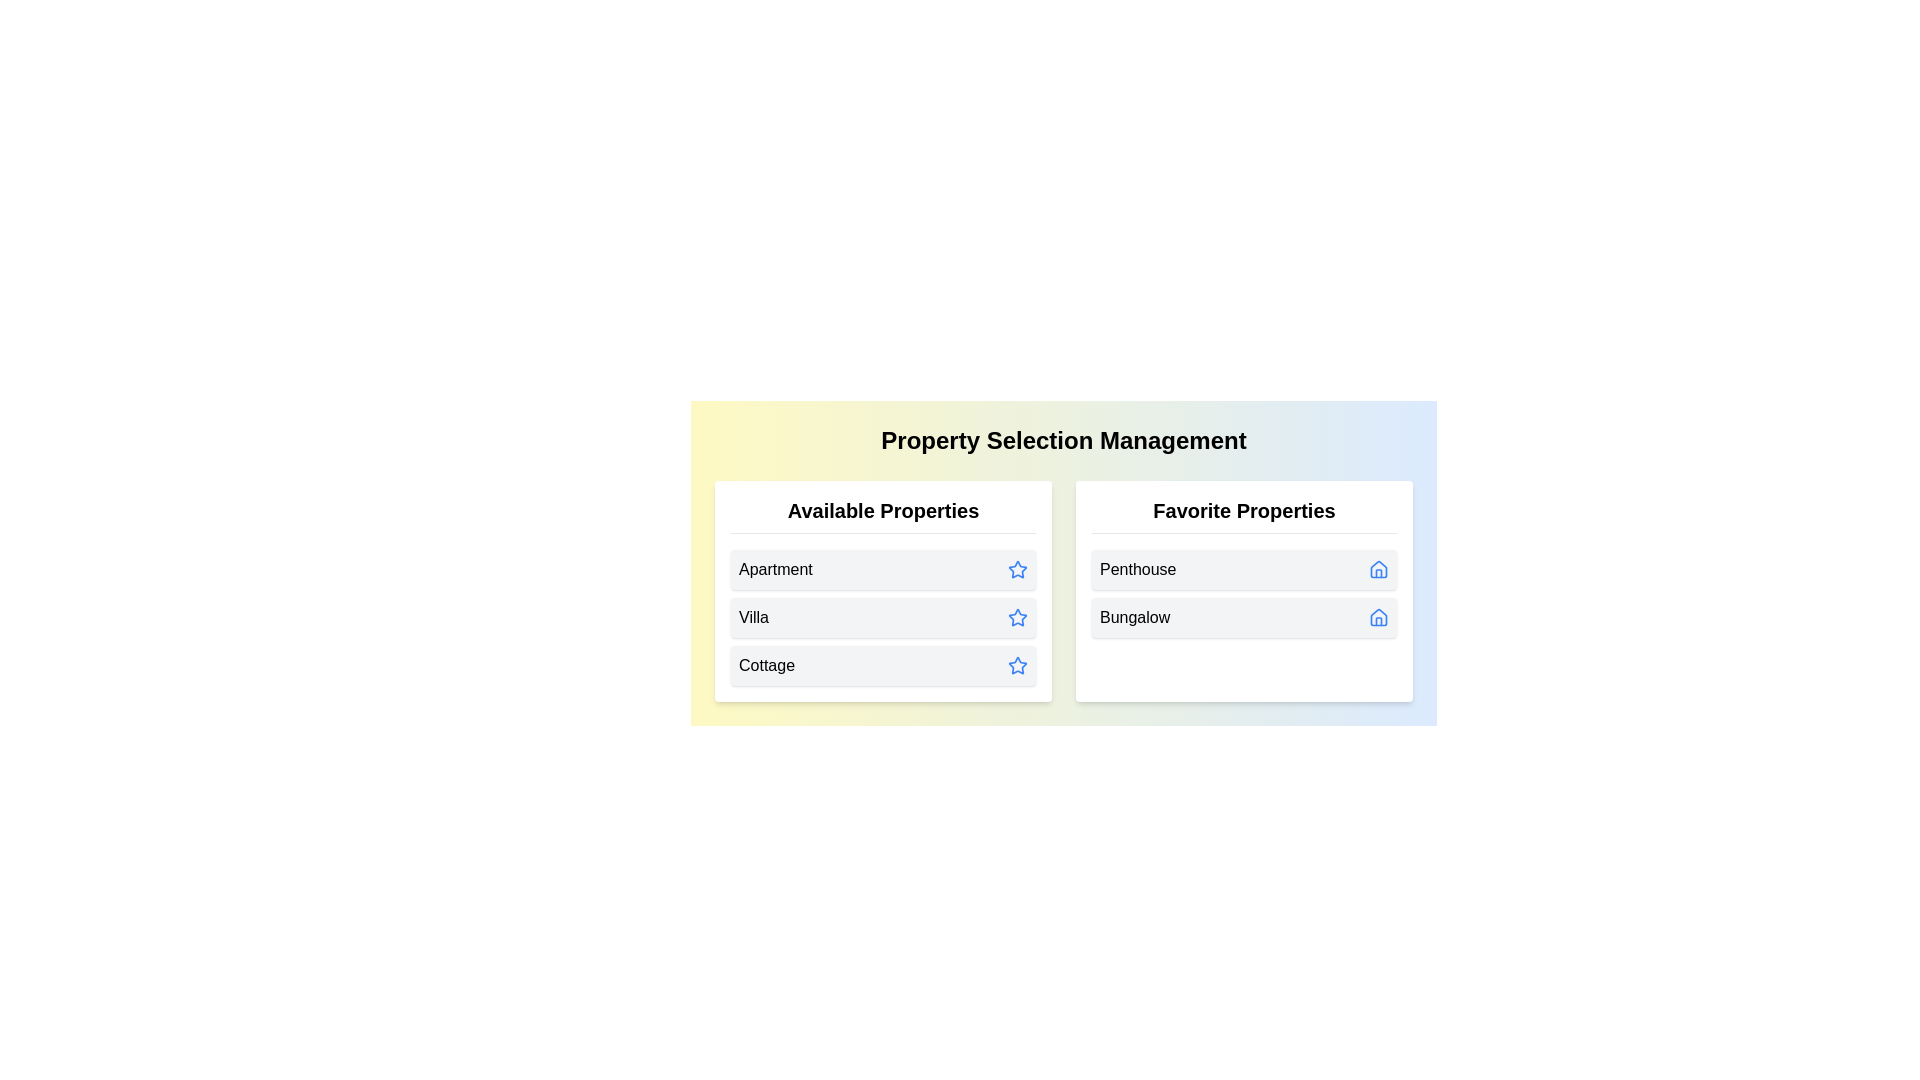  Describe the element at coordinates (1017, 666) in the screenshot. I see `star icon next to the property Cottage in the 'Available Properties' list to transfer it to 'Favorite Properties'` at that location.